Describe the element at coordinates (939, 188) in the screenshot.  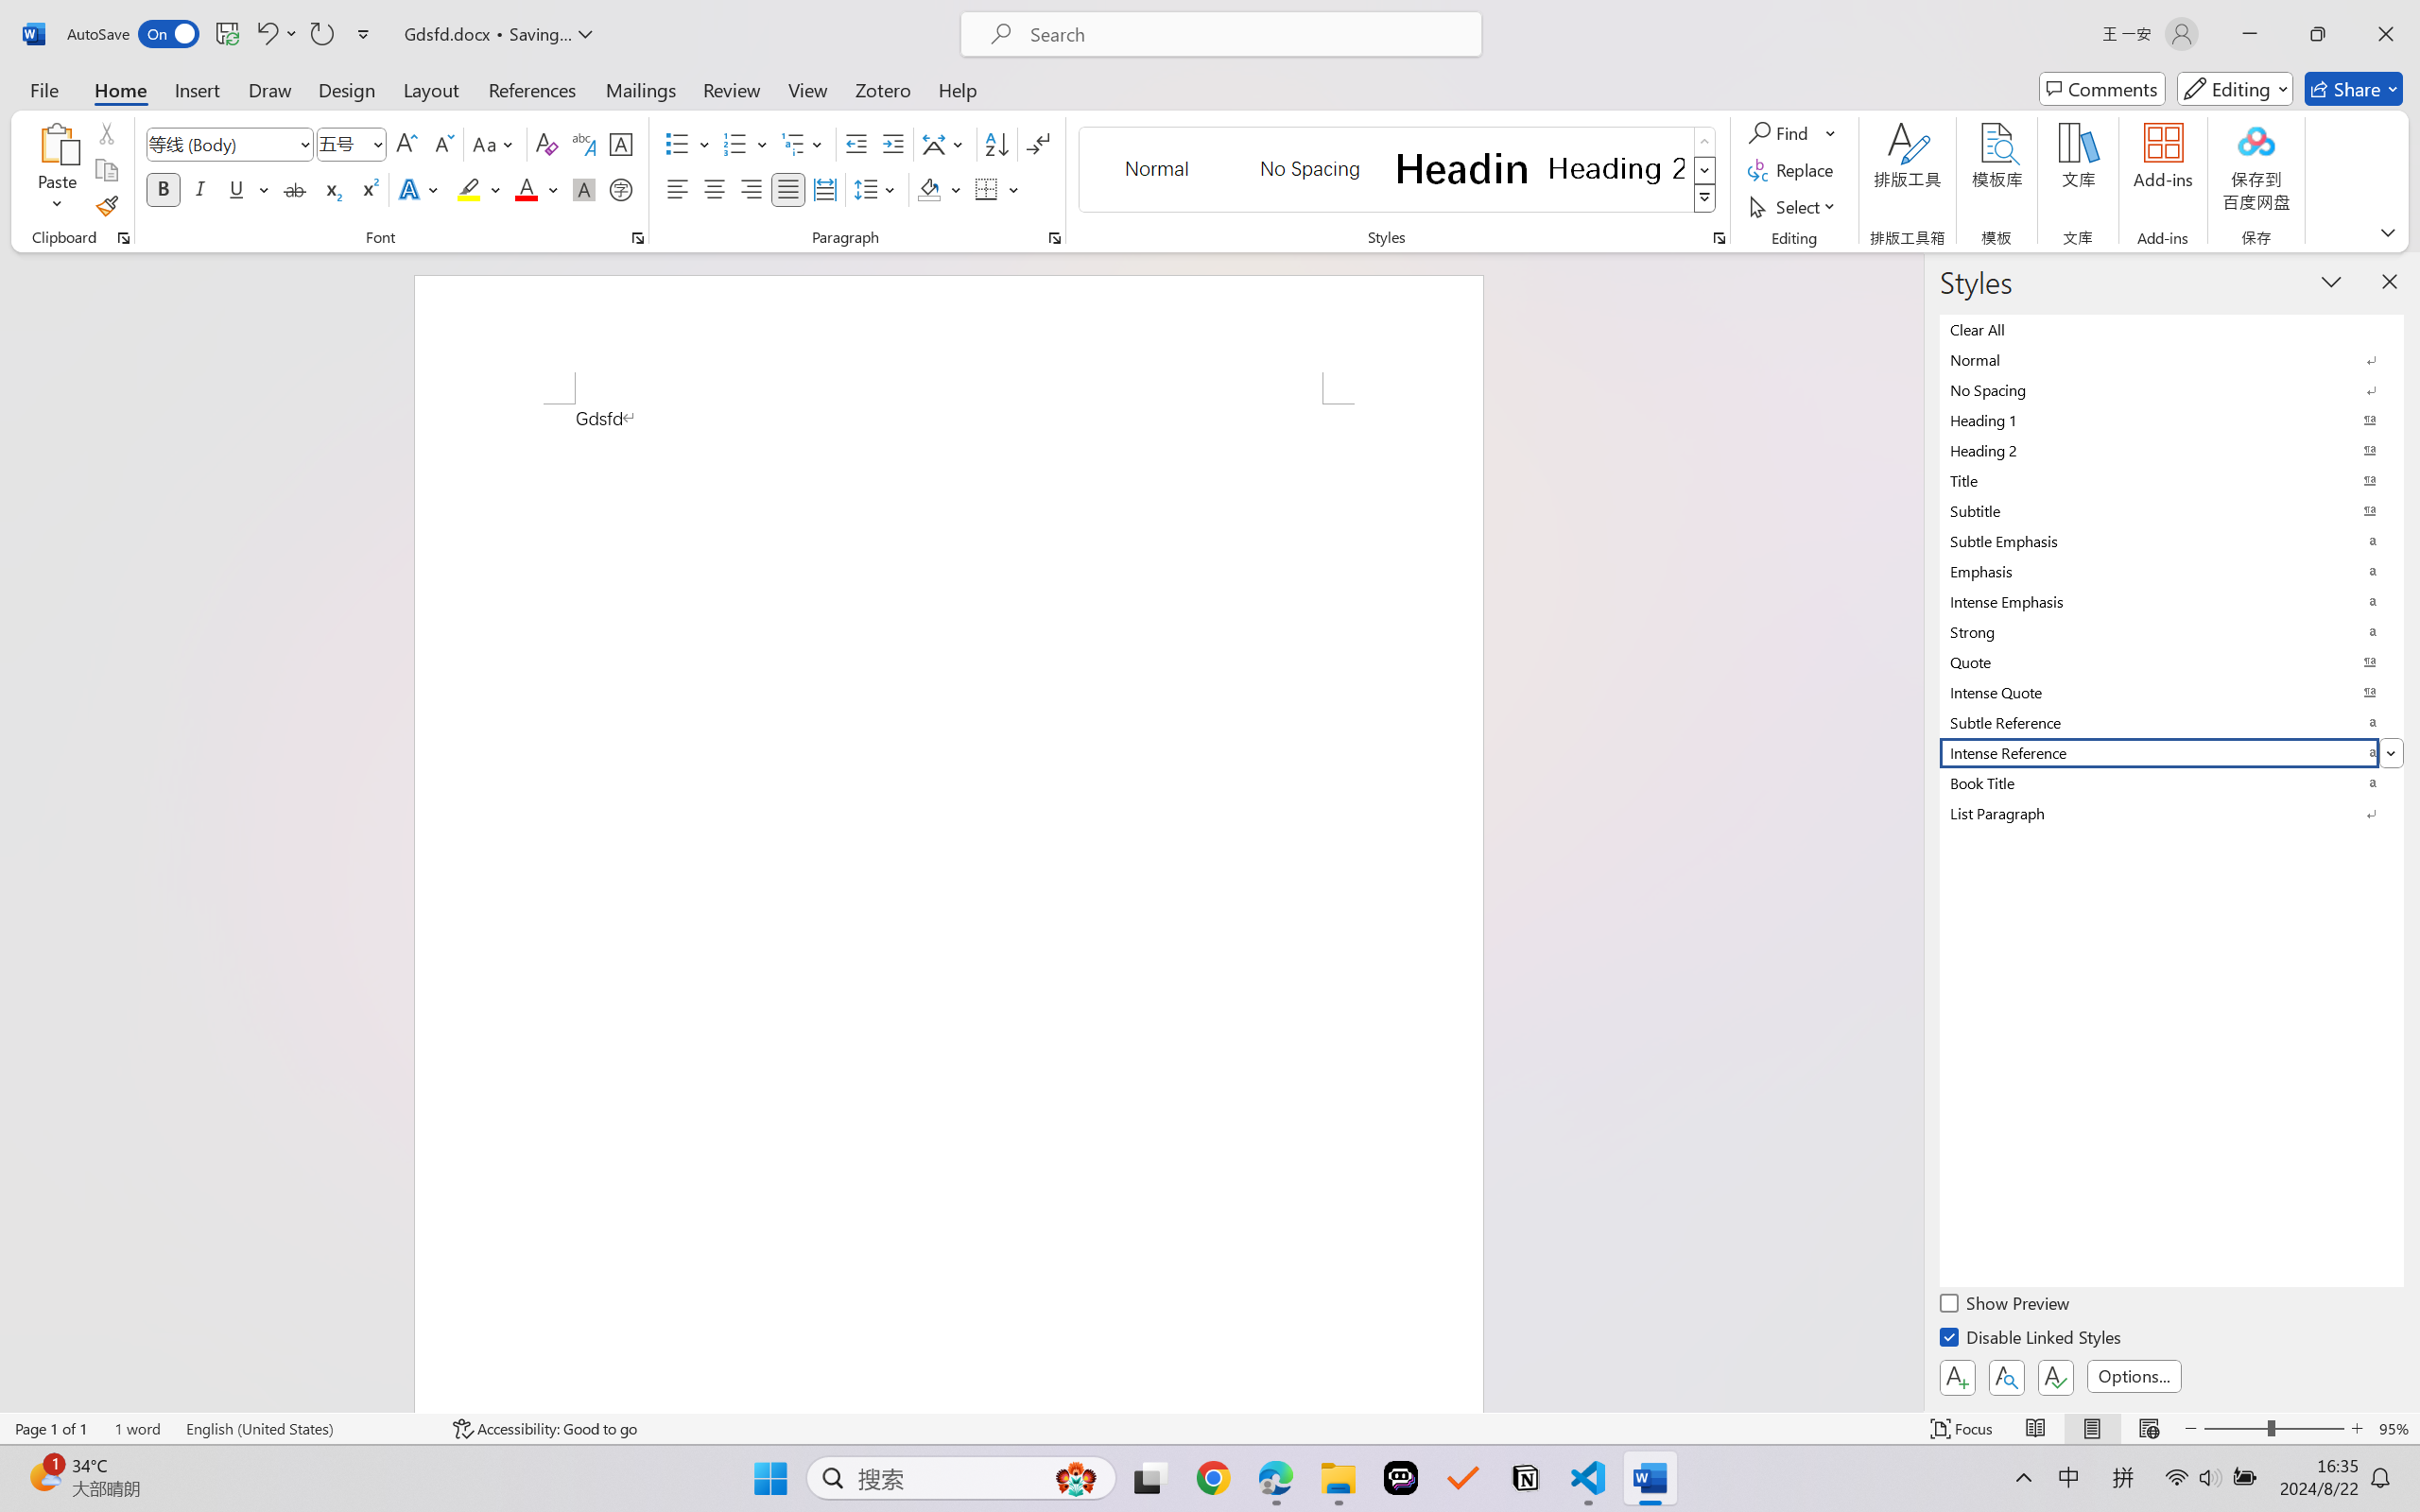
I see `'Shading'` at that location.